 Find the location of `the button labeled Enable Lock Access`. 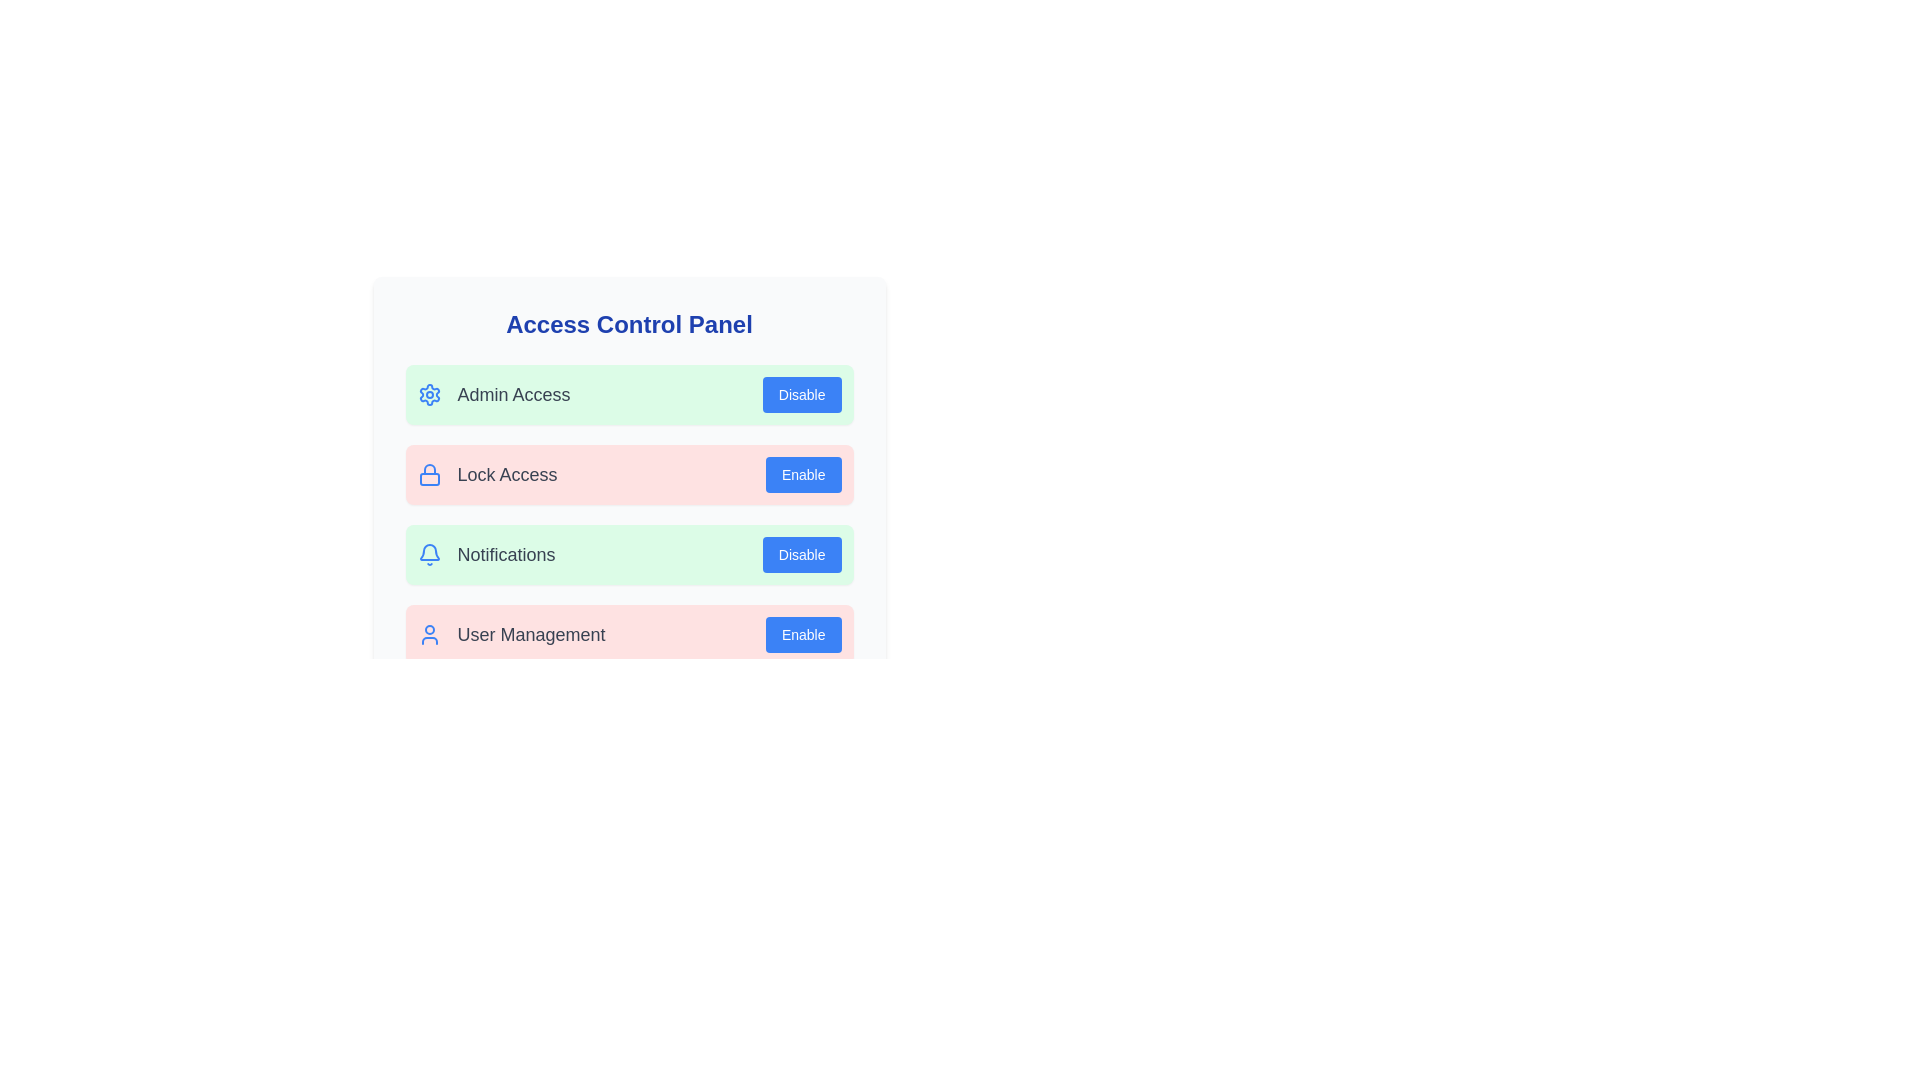

the button labeled Enable Lock Access is located at coordinates (802, 474).